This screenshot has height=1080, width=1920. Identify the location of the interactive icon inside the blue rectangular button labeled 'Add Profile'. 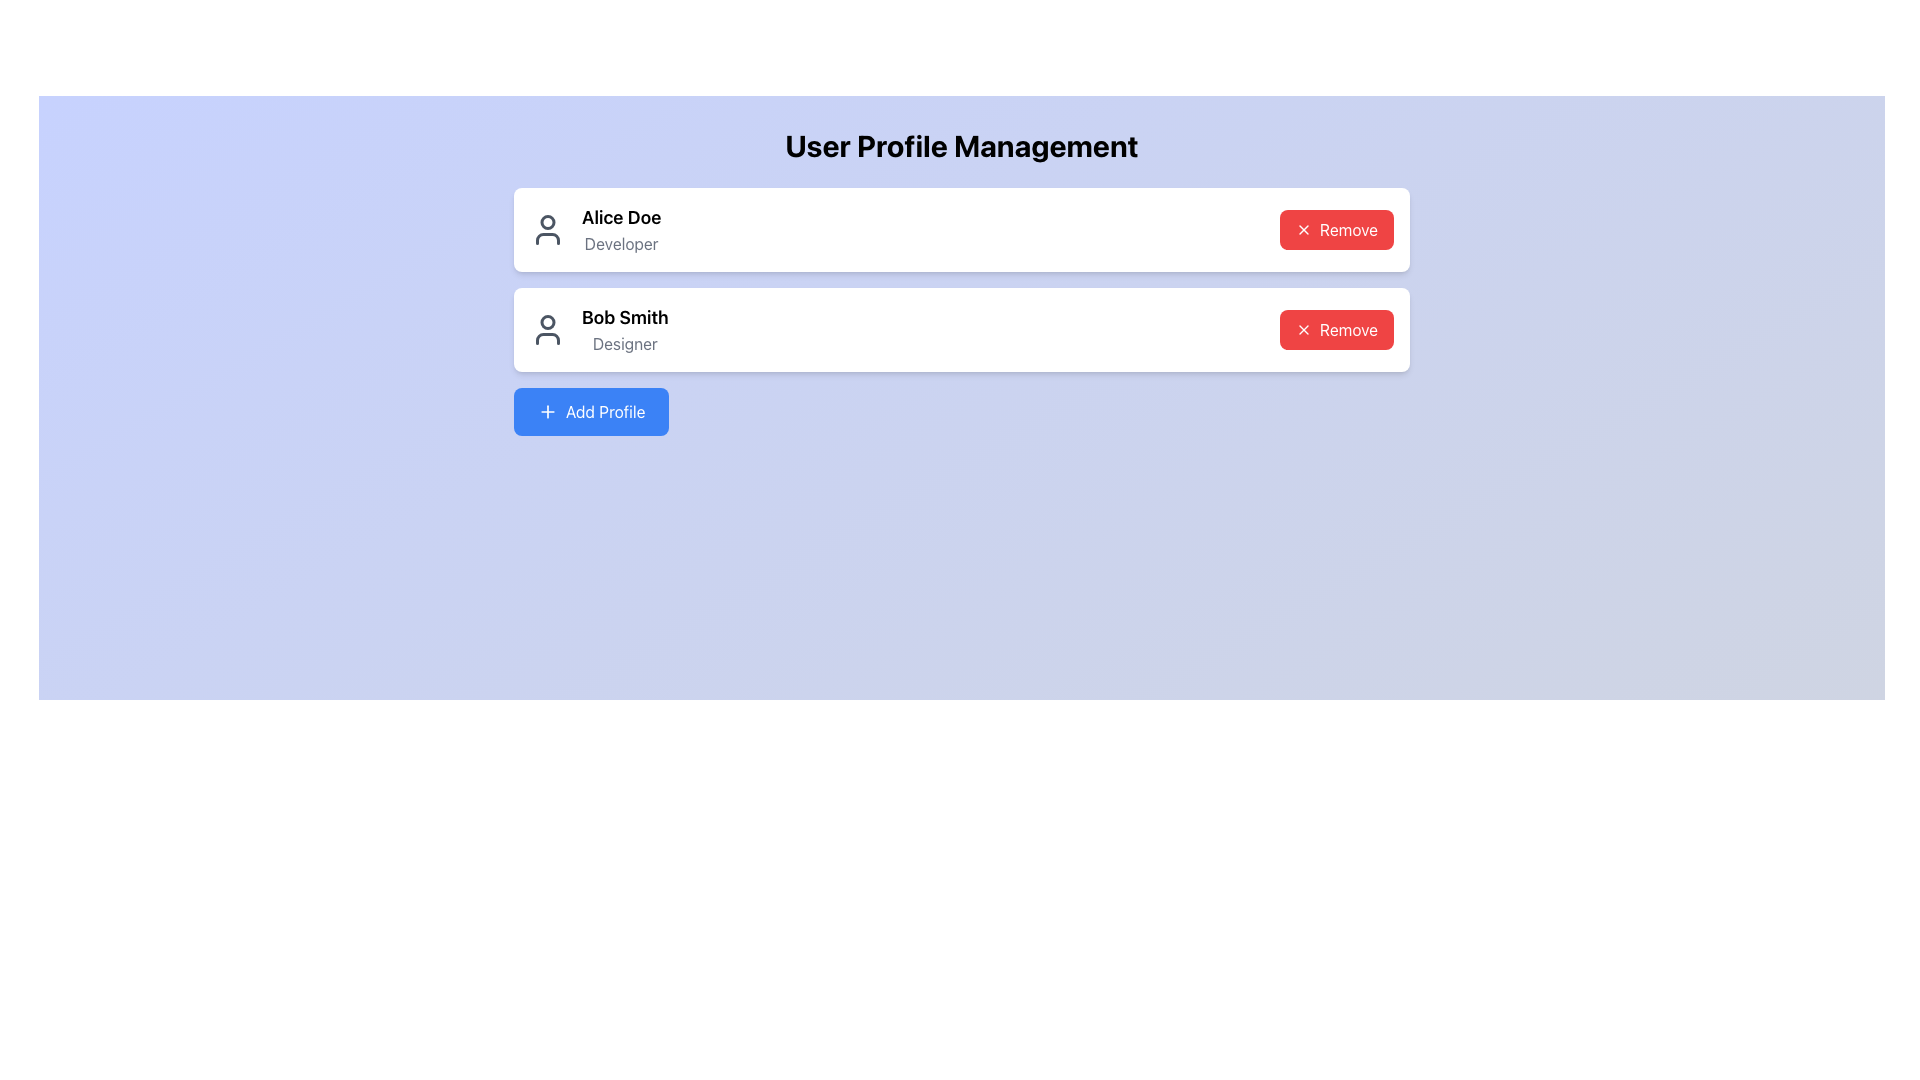
(547, 411).